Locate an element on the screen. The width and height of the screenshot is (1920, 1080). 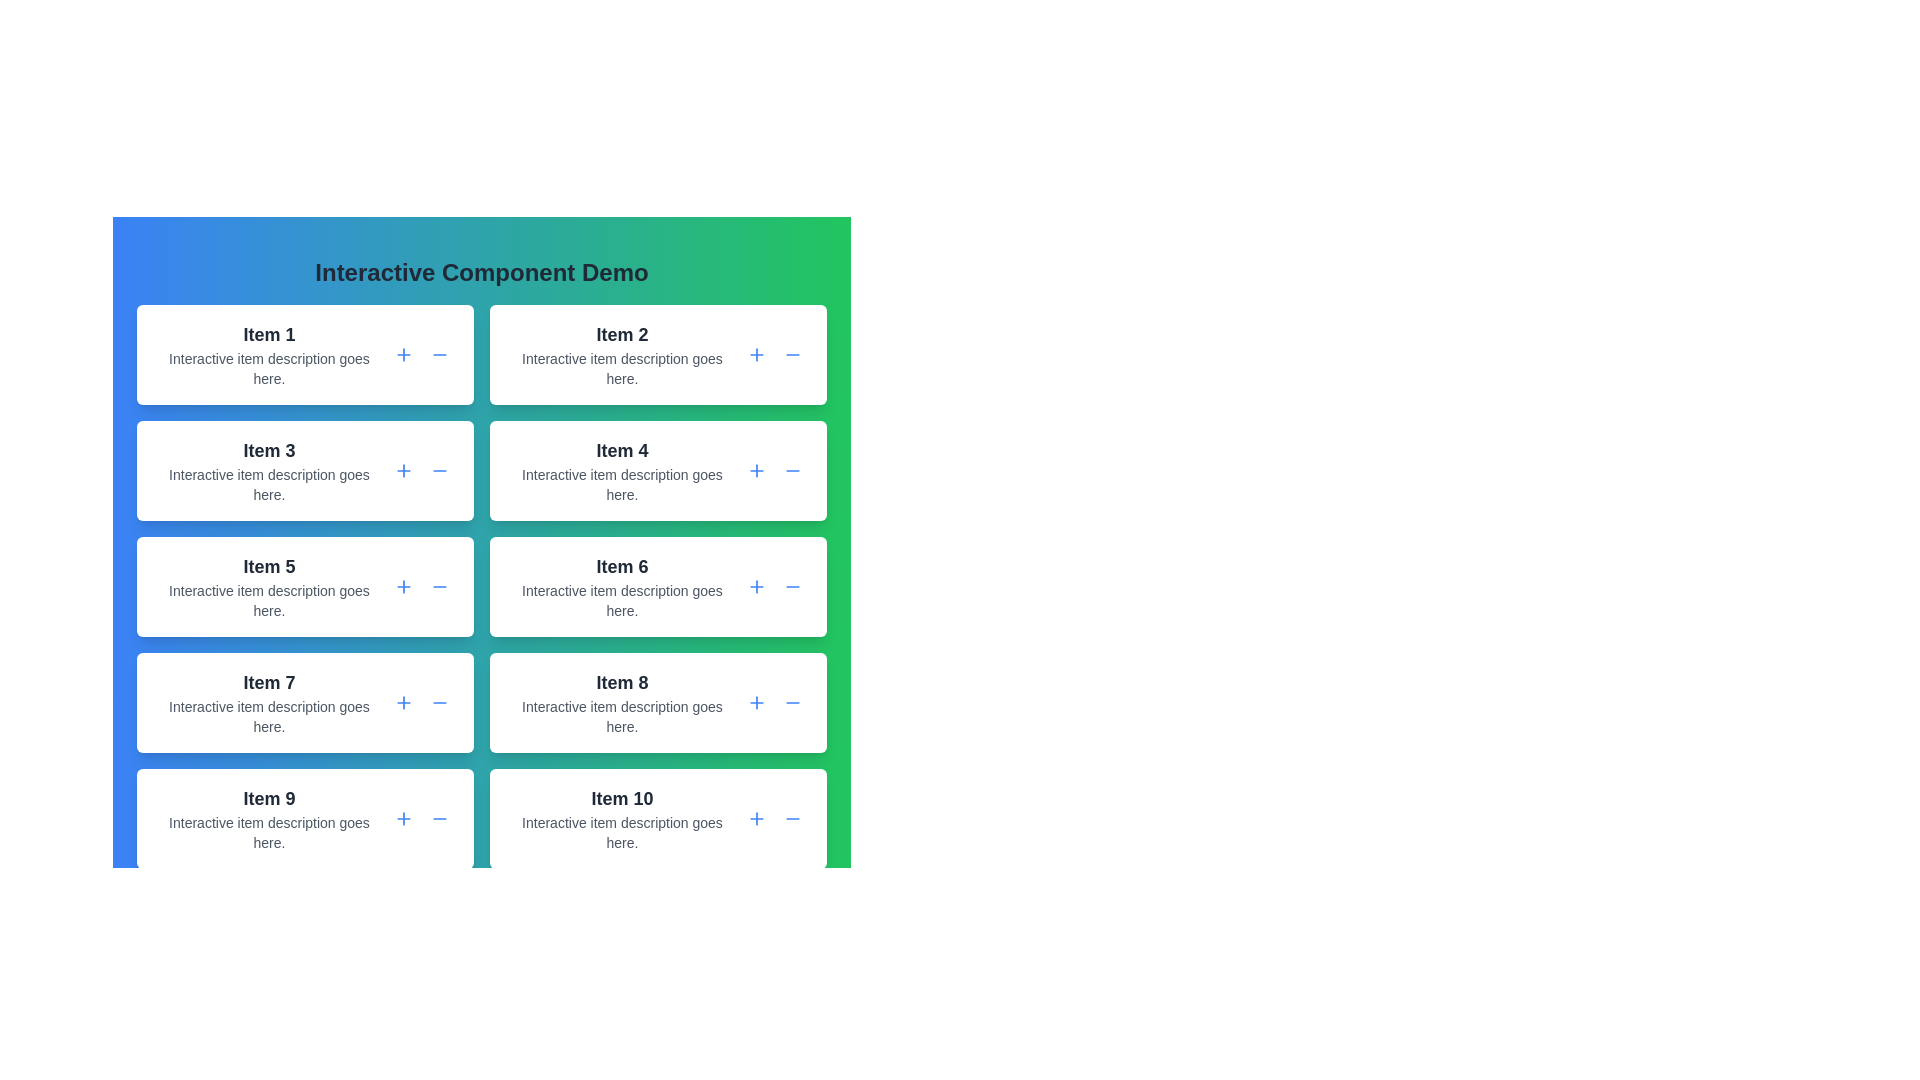
the text label displaying 'Item 10' located at the top of the last card in the second column of a grid layout is located at coordinates (621, 797).